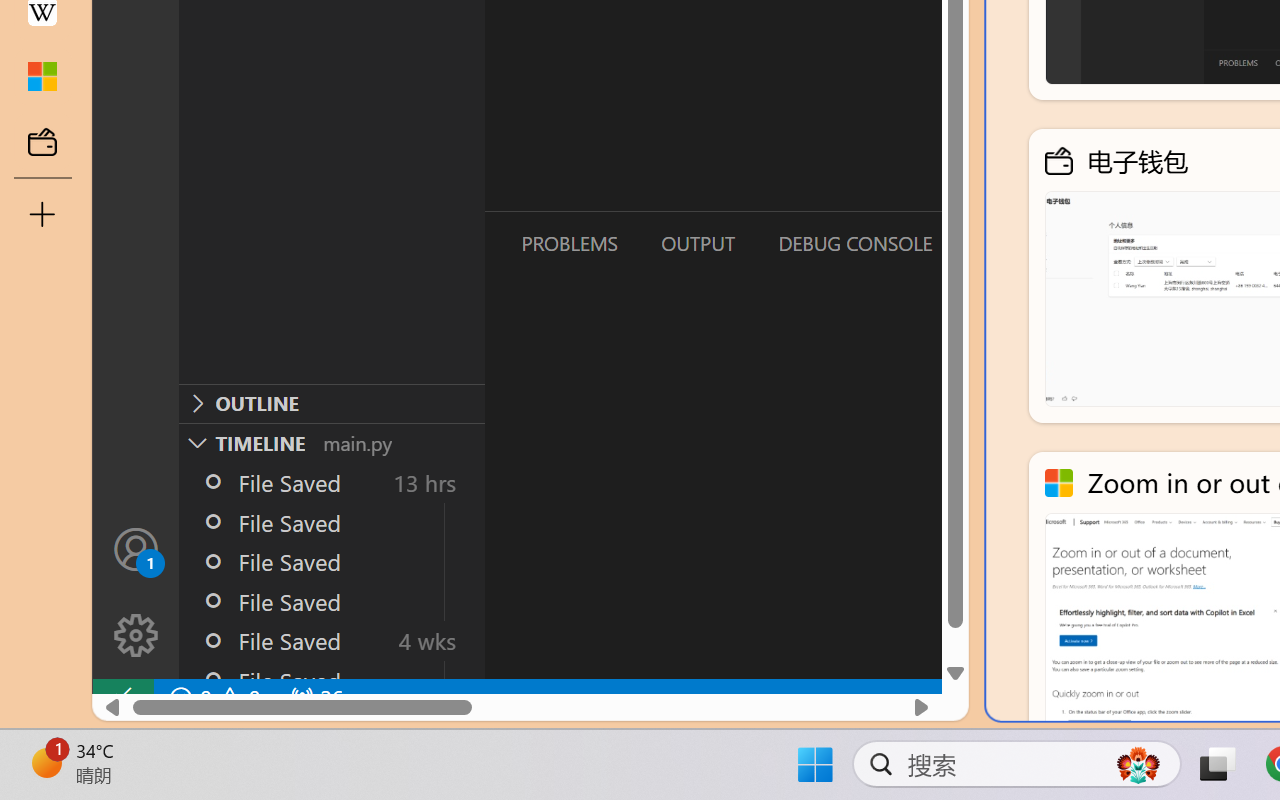 The image size is (1280, 800). Describe the element at coordinates (696, 242) in the screenshot. I see `'Output (Ctrl+Shift+U)'` at that location.